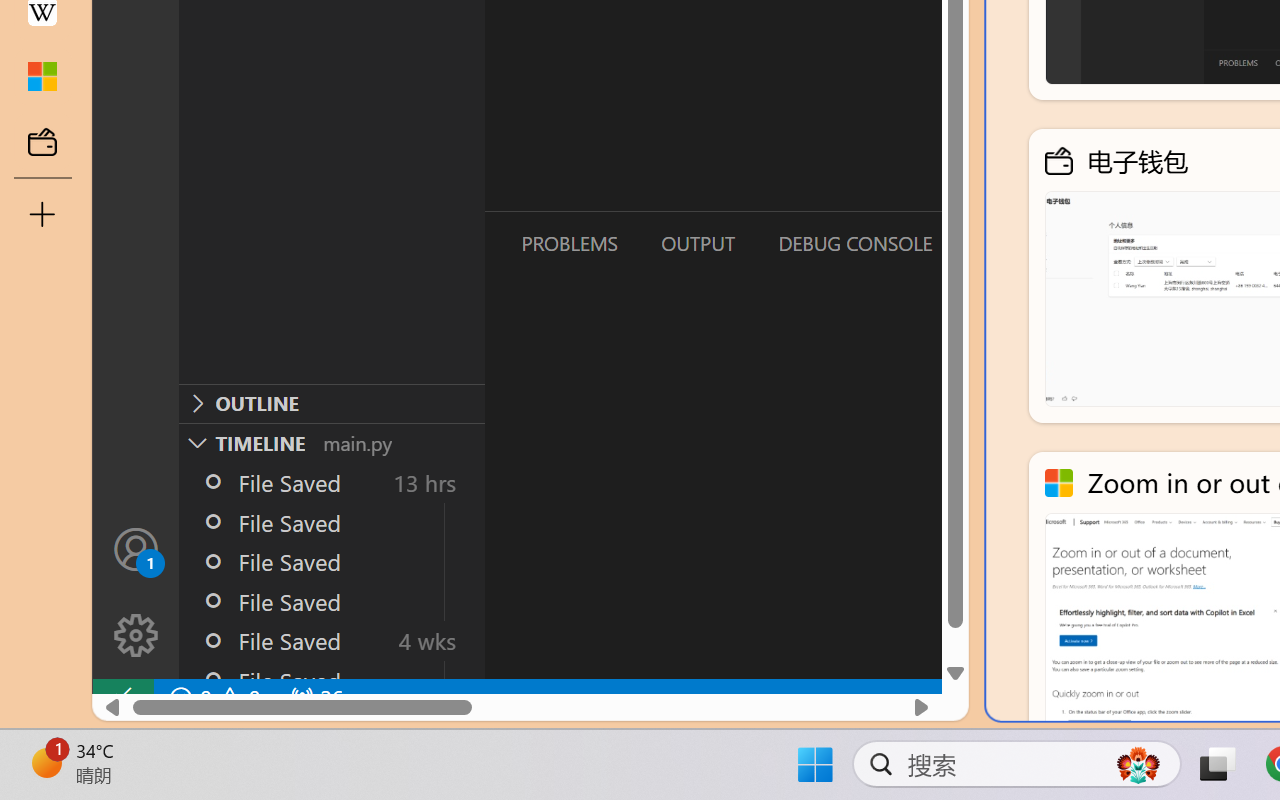 The image size is (1280, 800). Describe the element at coordinates (696, 242) in the screenshot. I see `'Output (Ctrl+Shift+U)'` at that location.